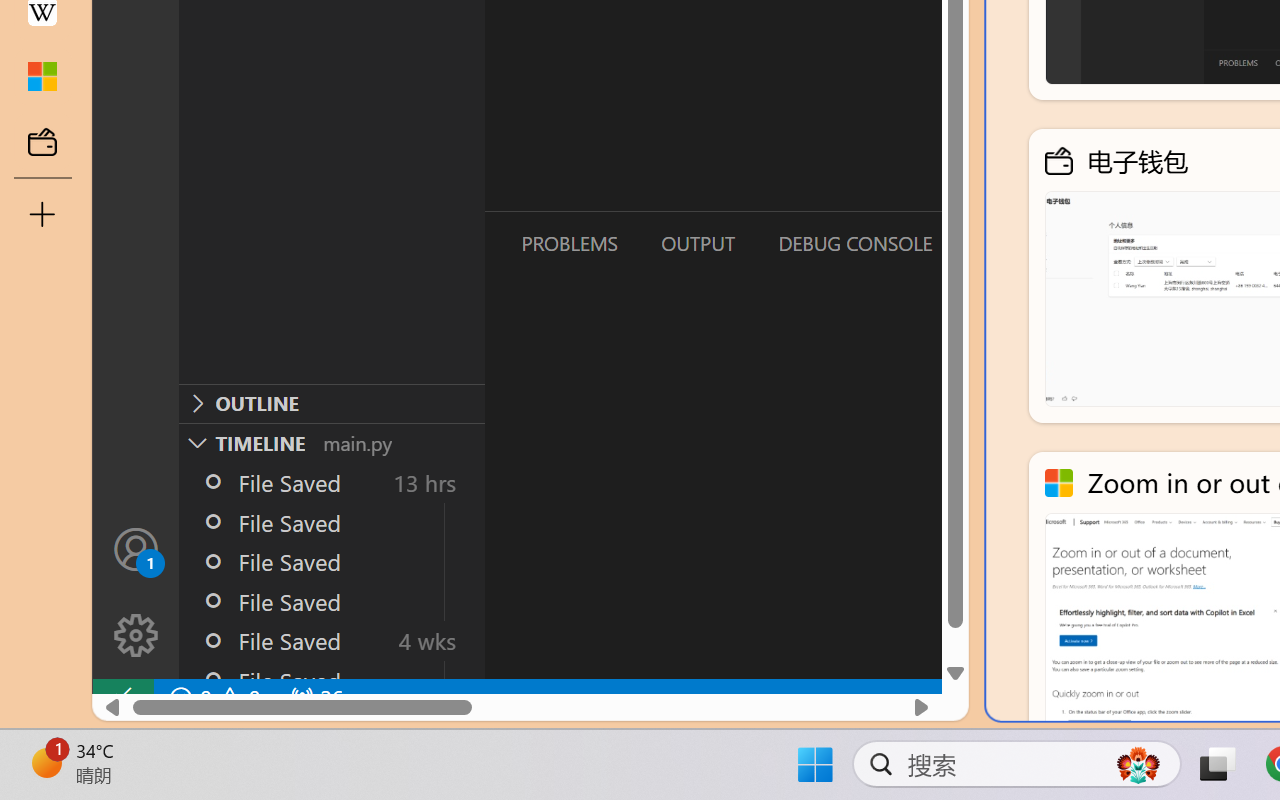 The image size is (1280, 800). Describe the element at coordinates (696, 242) in the screenshot. I see `'Output (Ctrl+Shift+U)'` at that location.